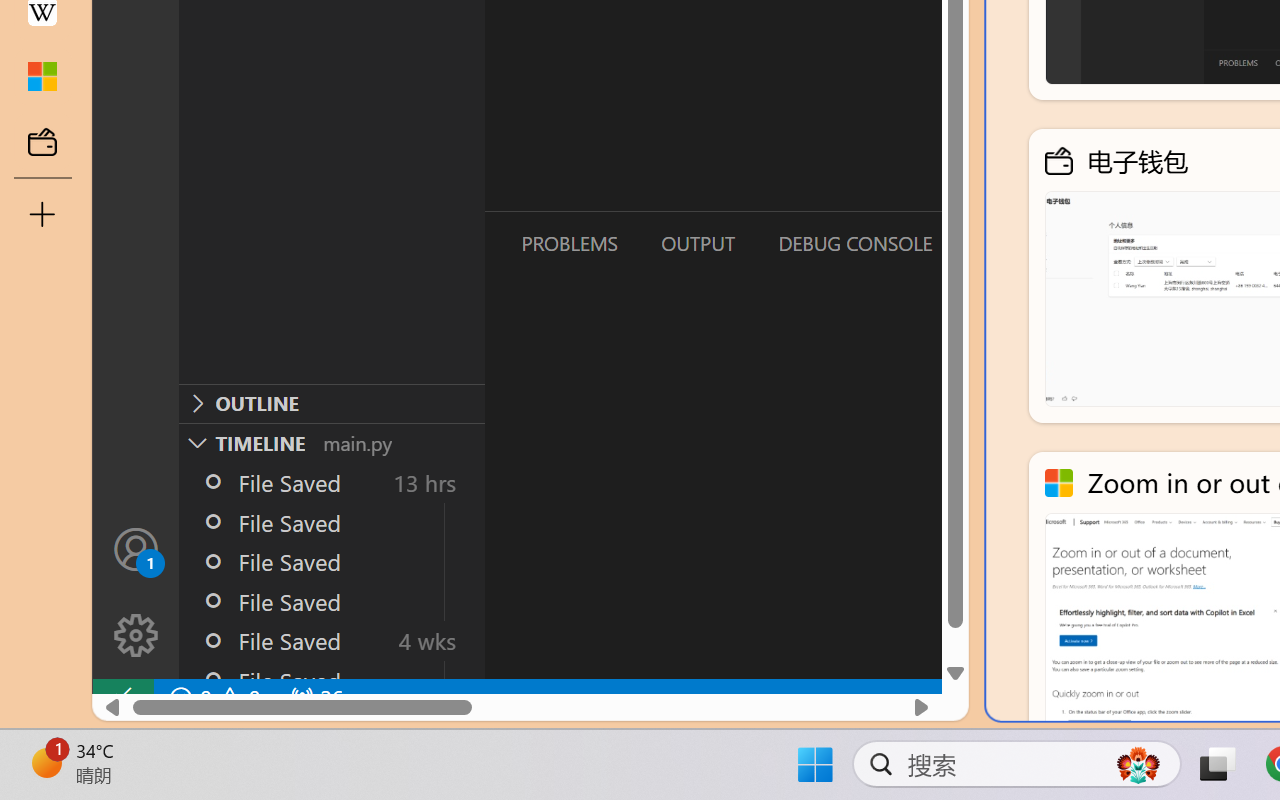 The image size is (1280, 800). Describe the element at coordinates (696, 242) in the screenshot. I see `'Output (Ctrl+Shift+U)'` at that location.